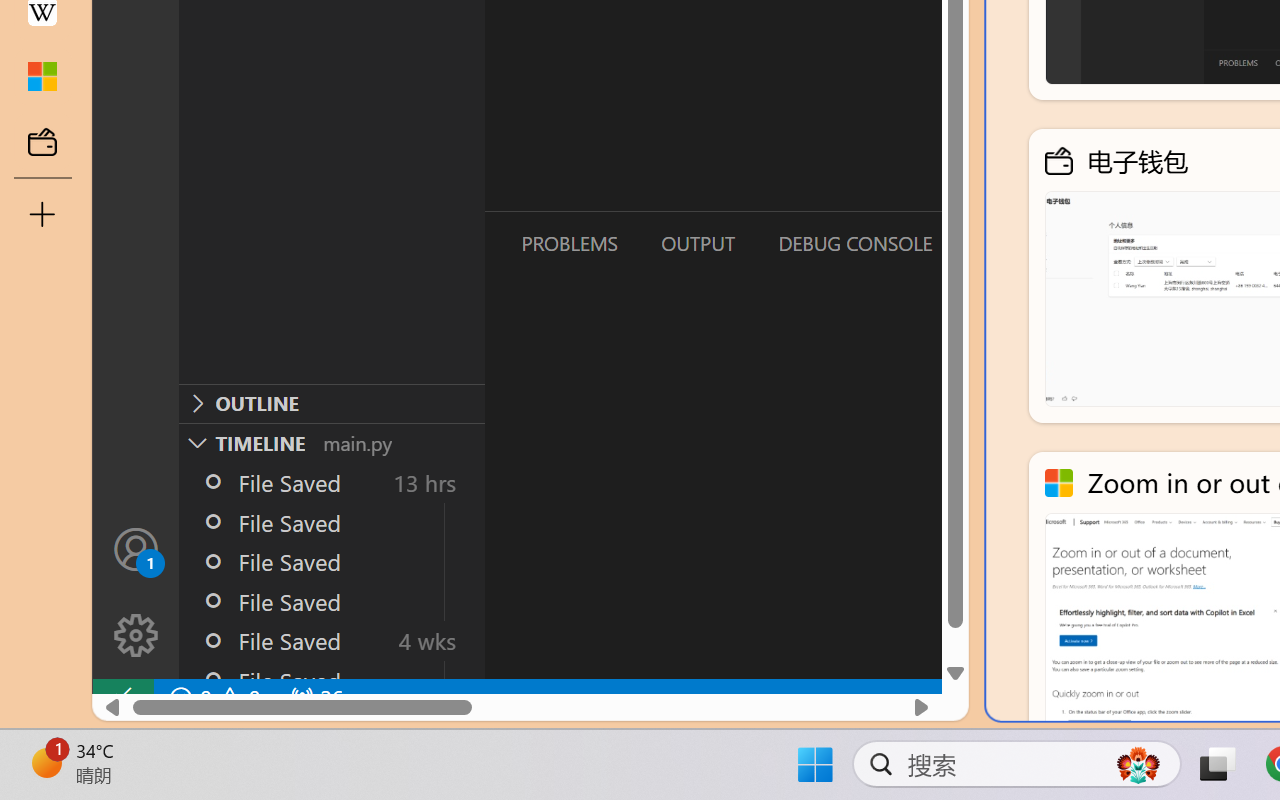 The image size is (1280, 800). Describe the element at coordinates (696, 242) in the screenshot. I see `'Output (Ctrl+Shift+U)'` at that location.